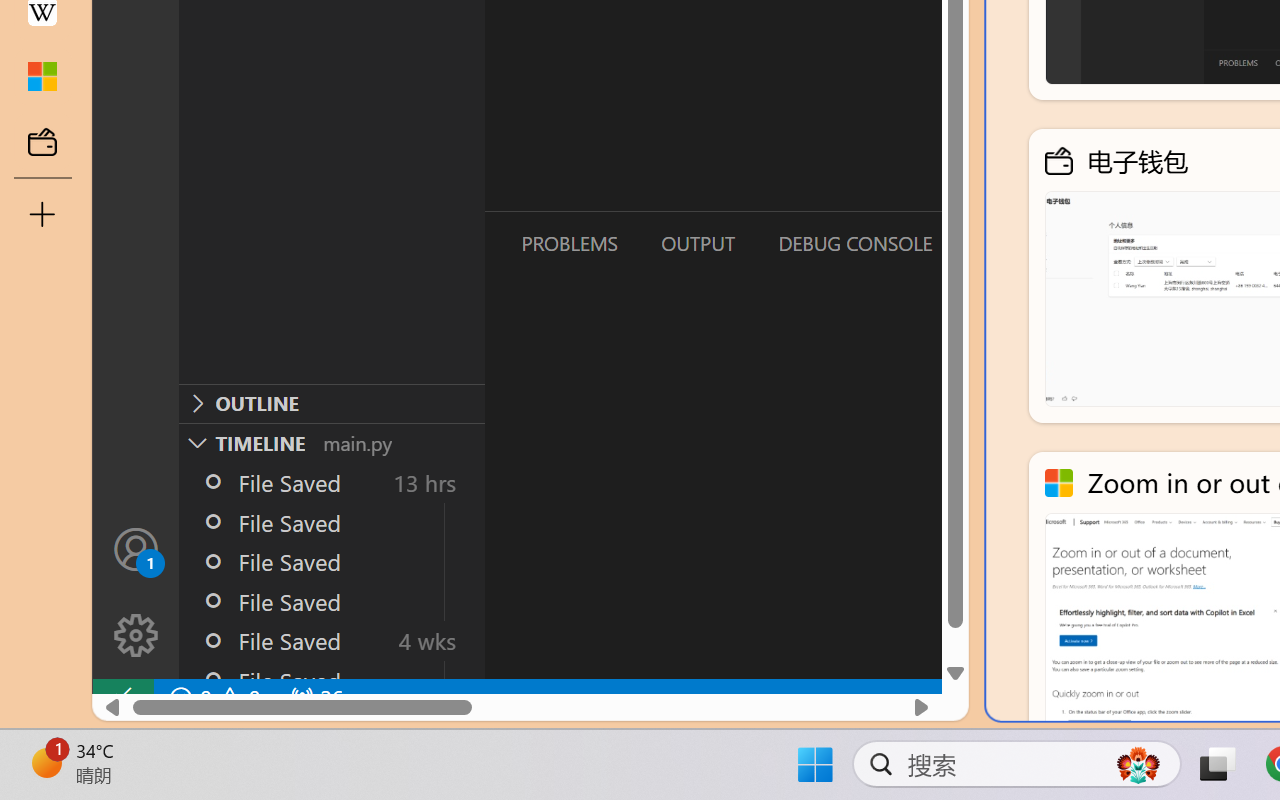 The image size is (1280, 800). Describe the element at coordinates (696, 242) in the screenshot. I see `'Output (Ctrl+Shift+U)'` at that location.